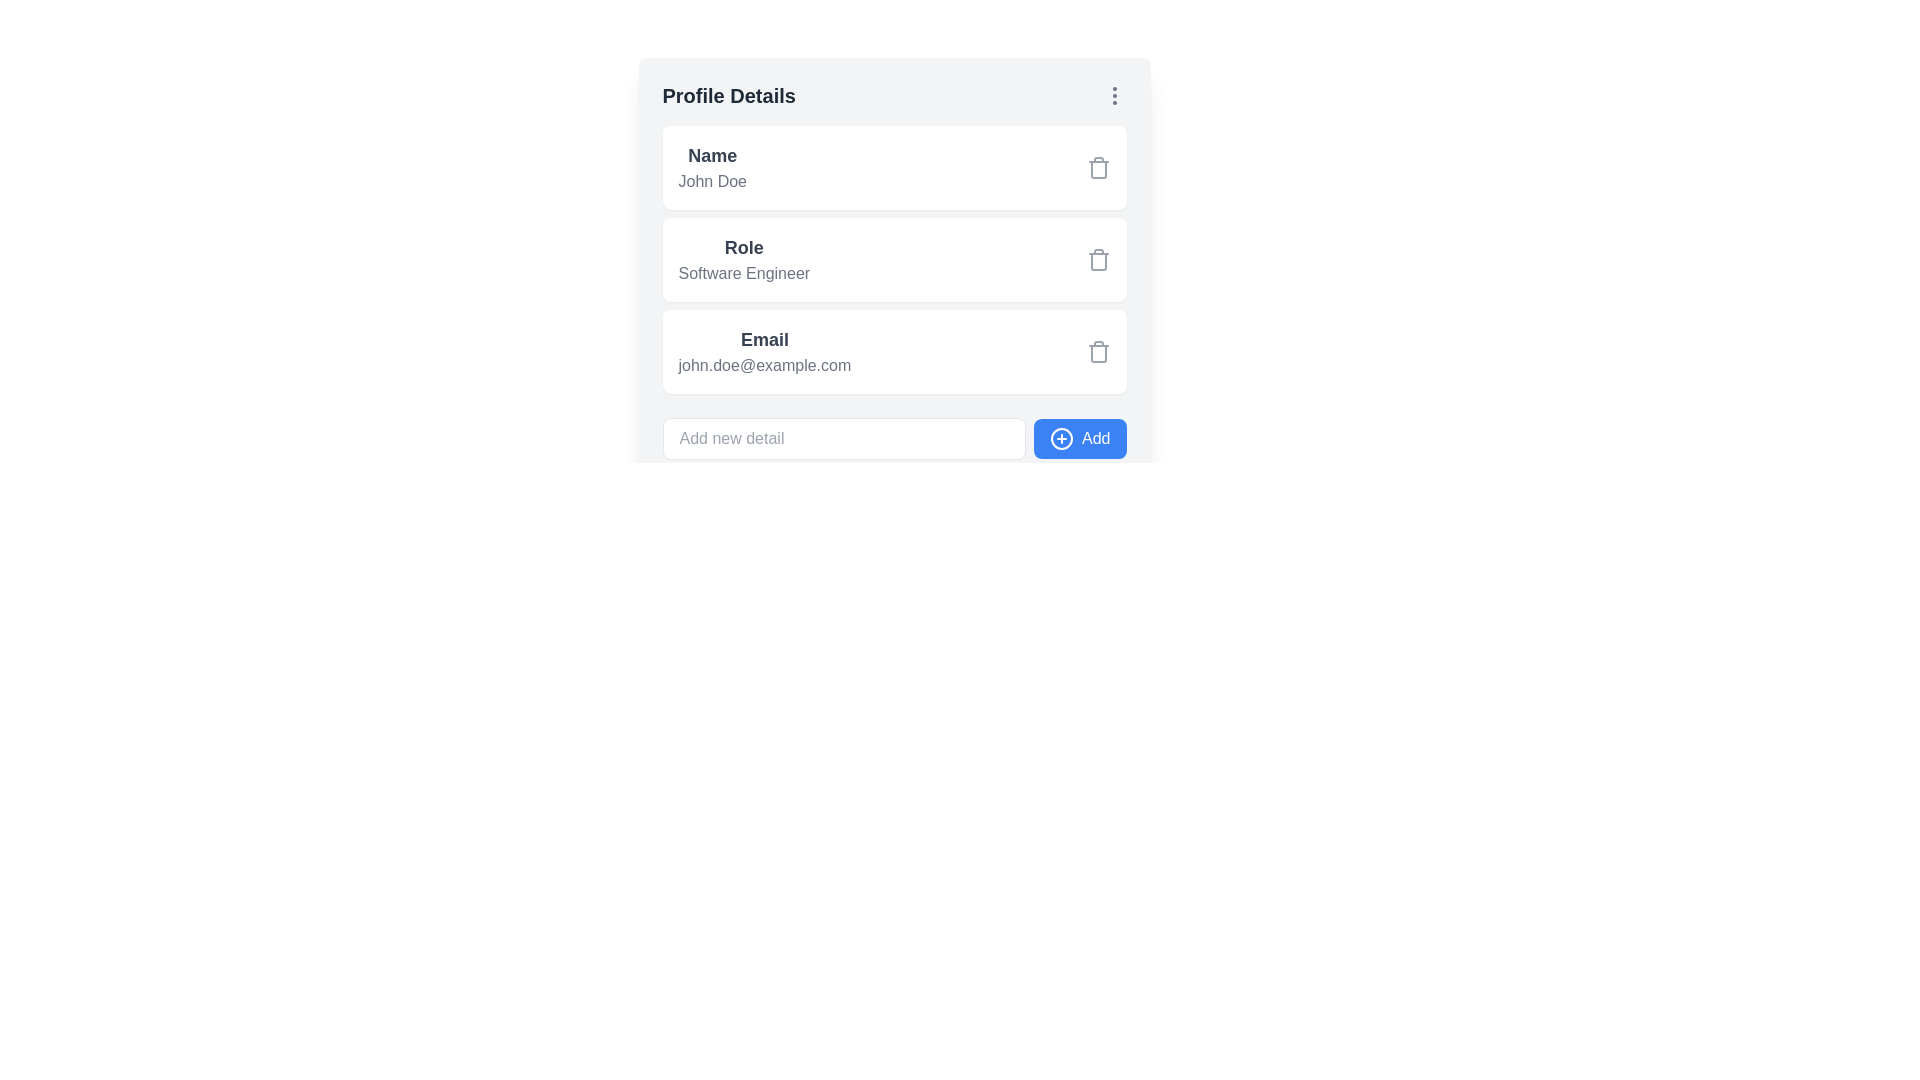 This screenshot has width=1920, height=1080. I want to click on the static text label displaying 'John Doe' within the 'Profile Details' card, so click(712, 181).